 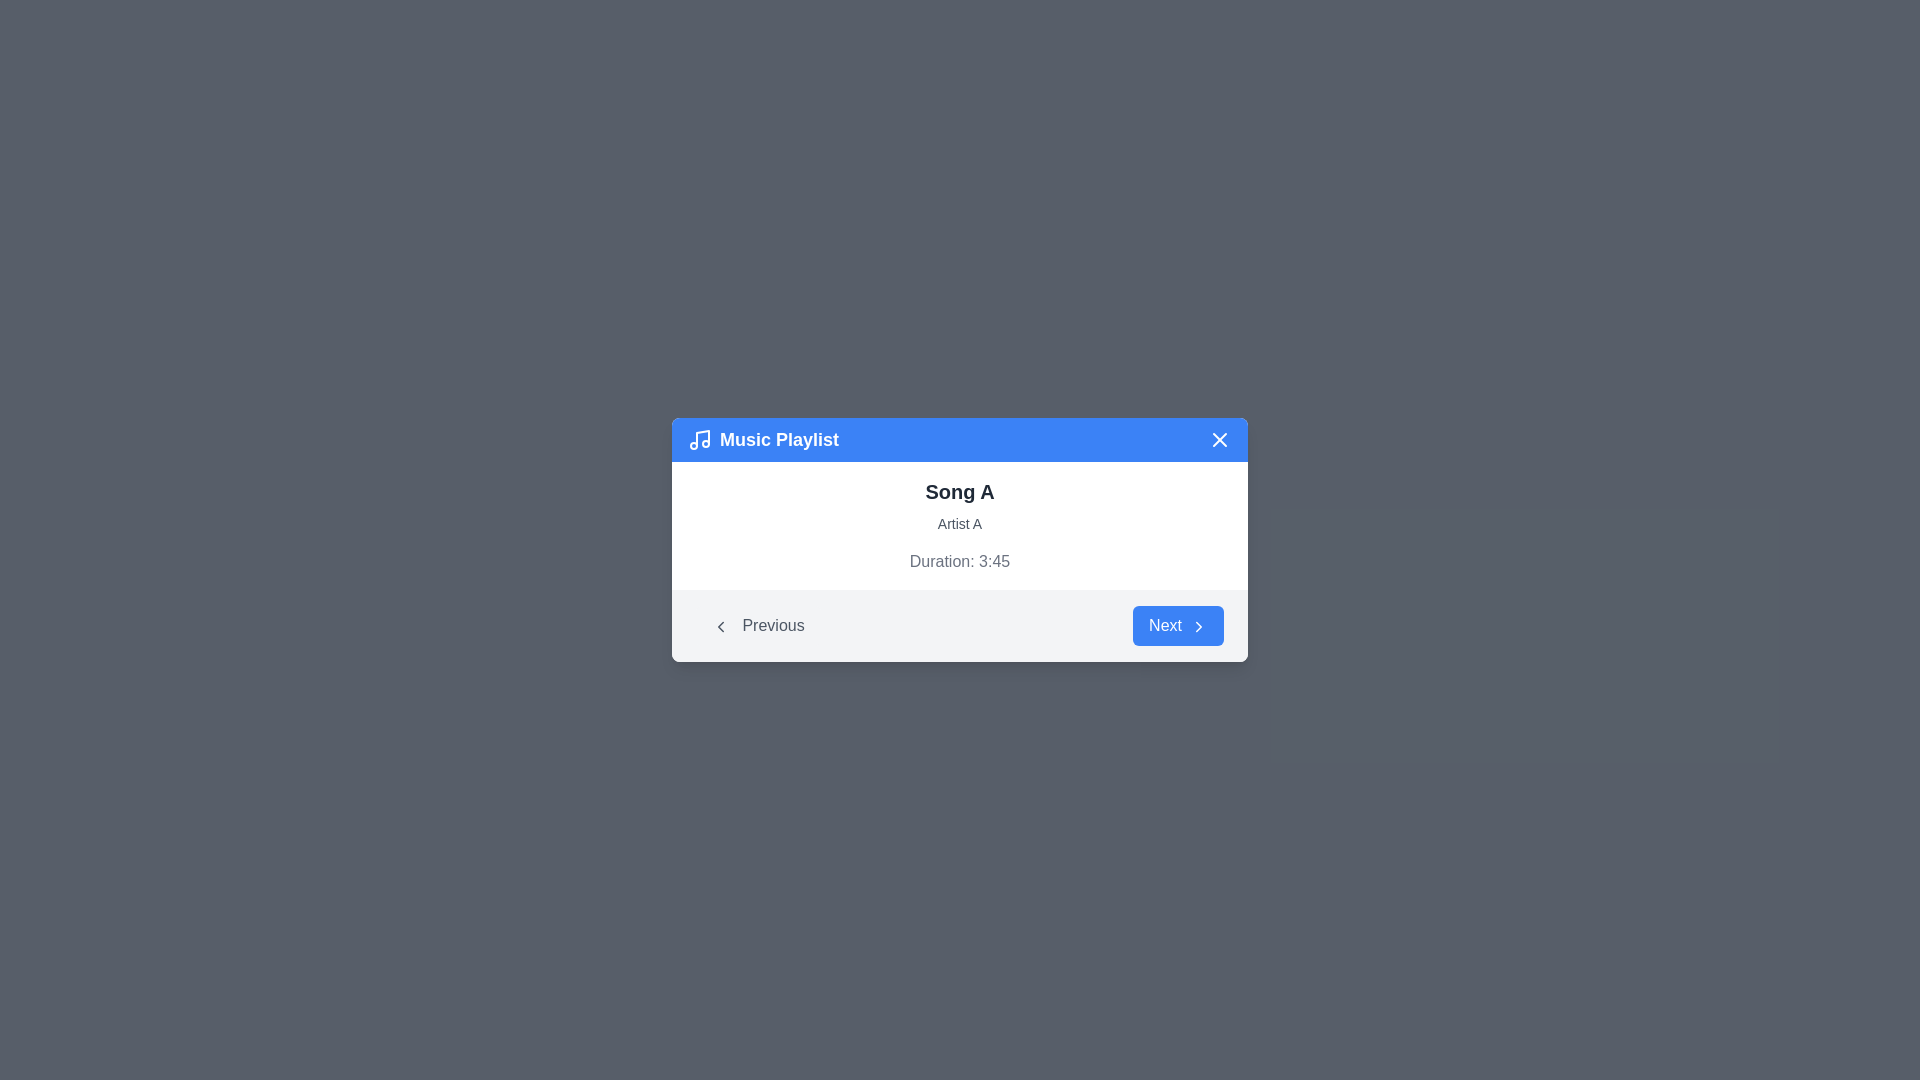 What do you see at coordinates (700, 438) in the screenshot?
I see `music-related icon featuring a musical note with a circular background, located to the far left of the 'Music Playlist' title in the header section of the popup interface, using developer tools` at bounding box center [700, 438].